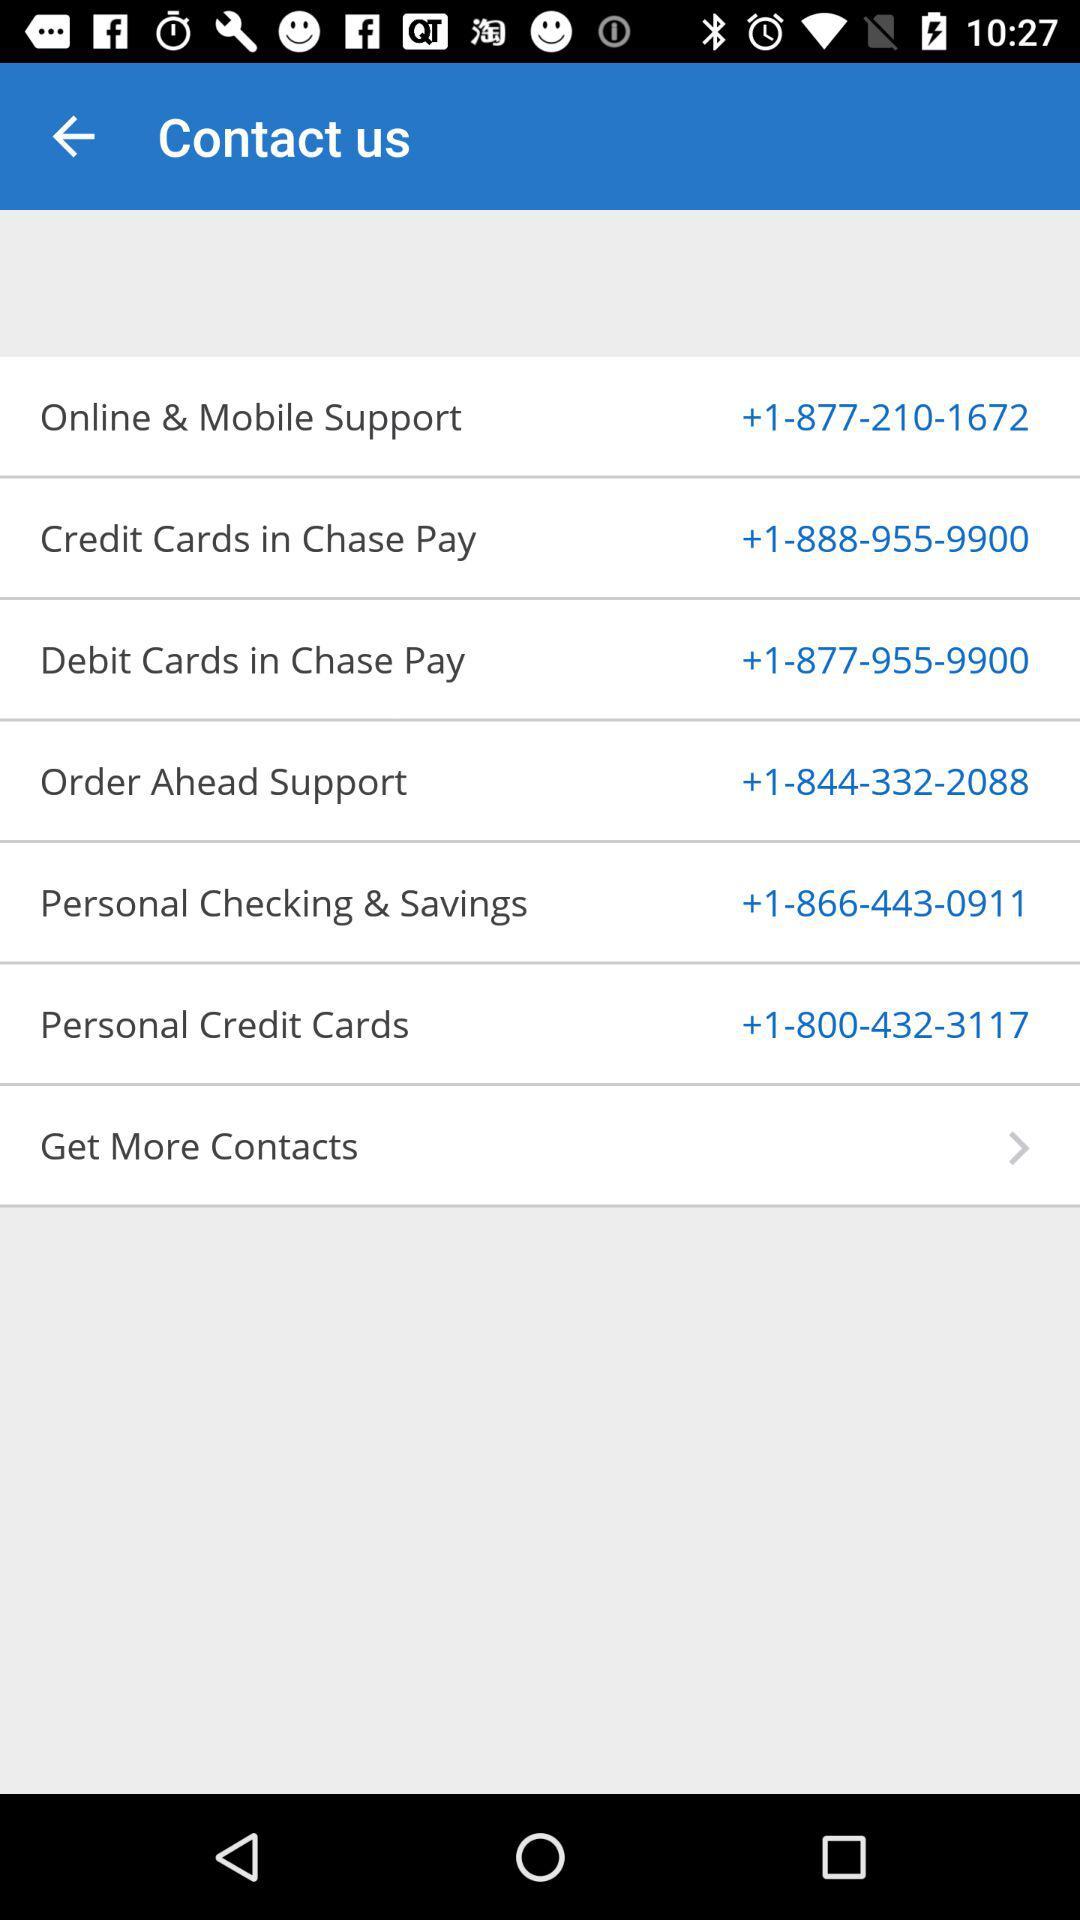 This screenshot has width=1080, height=1920. What do you see at coordinates (837, 779) in the screenshot?
I see `1 844 332 app` at bounding box center [837, 779].